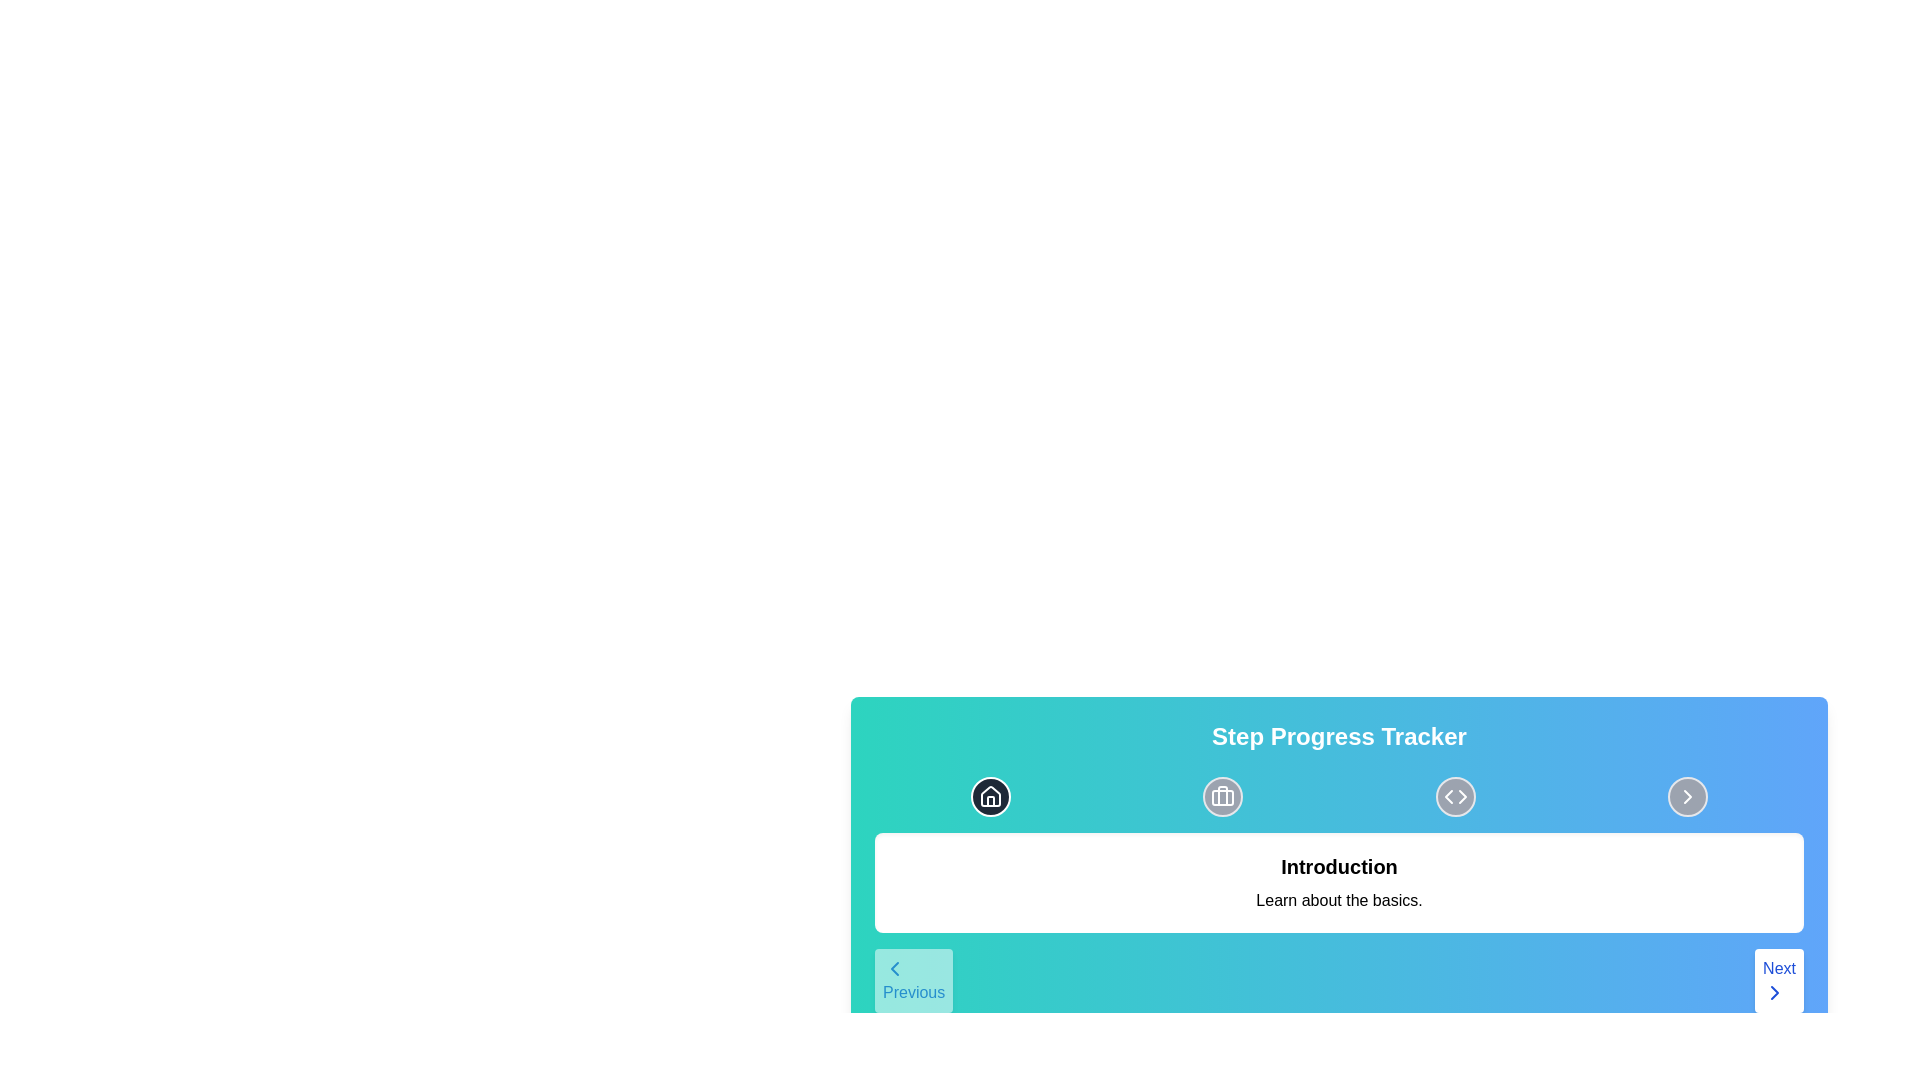  I want to click on the right triangular icon that is part of the central button in the 'Step Progress Tracker' interface, which may involve selecting or navigating options, so click(1462, 796).